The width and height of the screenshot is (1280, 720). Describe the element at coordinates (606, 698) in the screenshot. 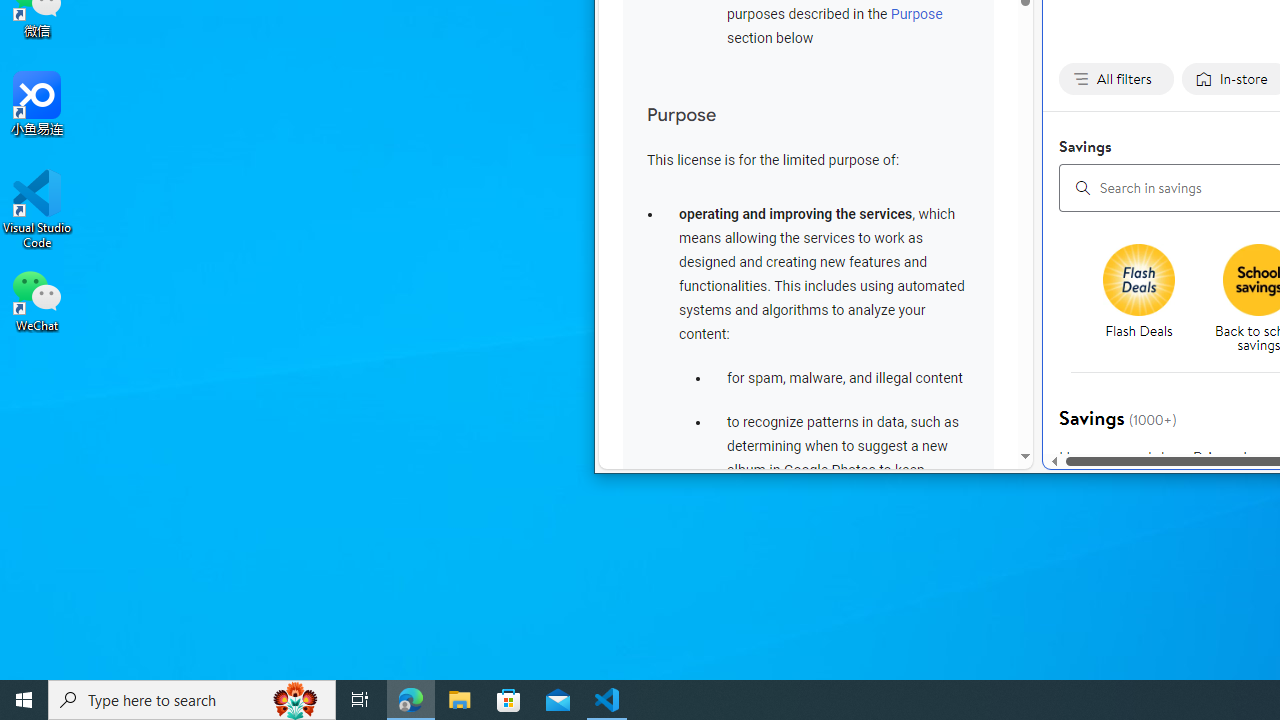

I see `'Visual Studio Code - 1 running window'` at that location.